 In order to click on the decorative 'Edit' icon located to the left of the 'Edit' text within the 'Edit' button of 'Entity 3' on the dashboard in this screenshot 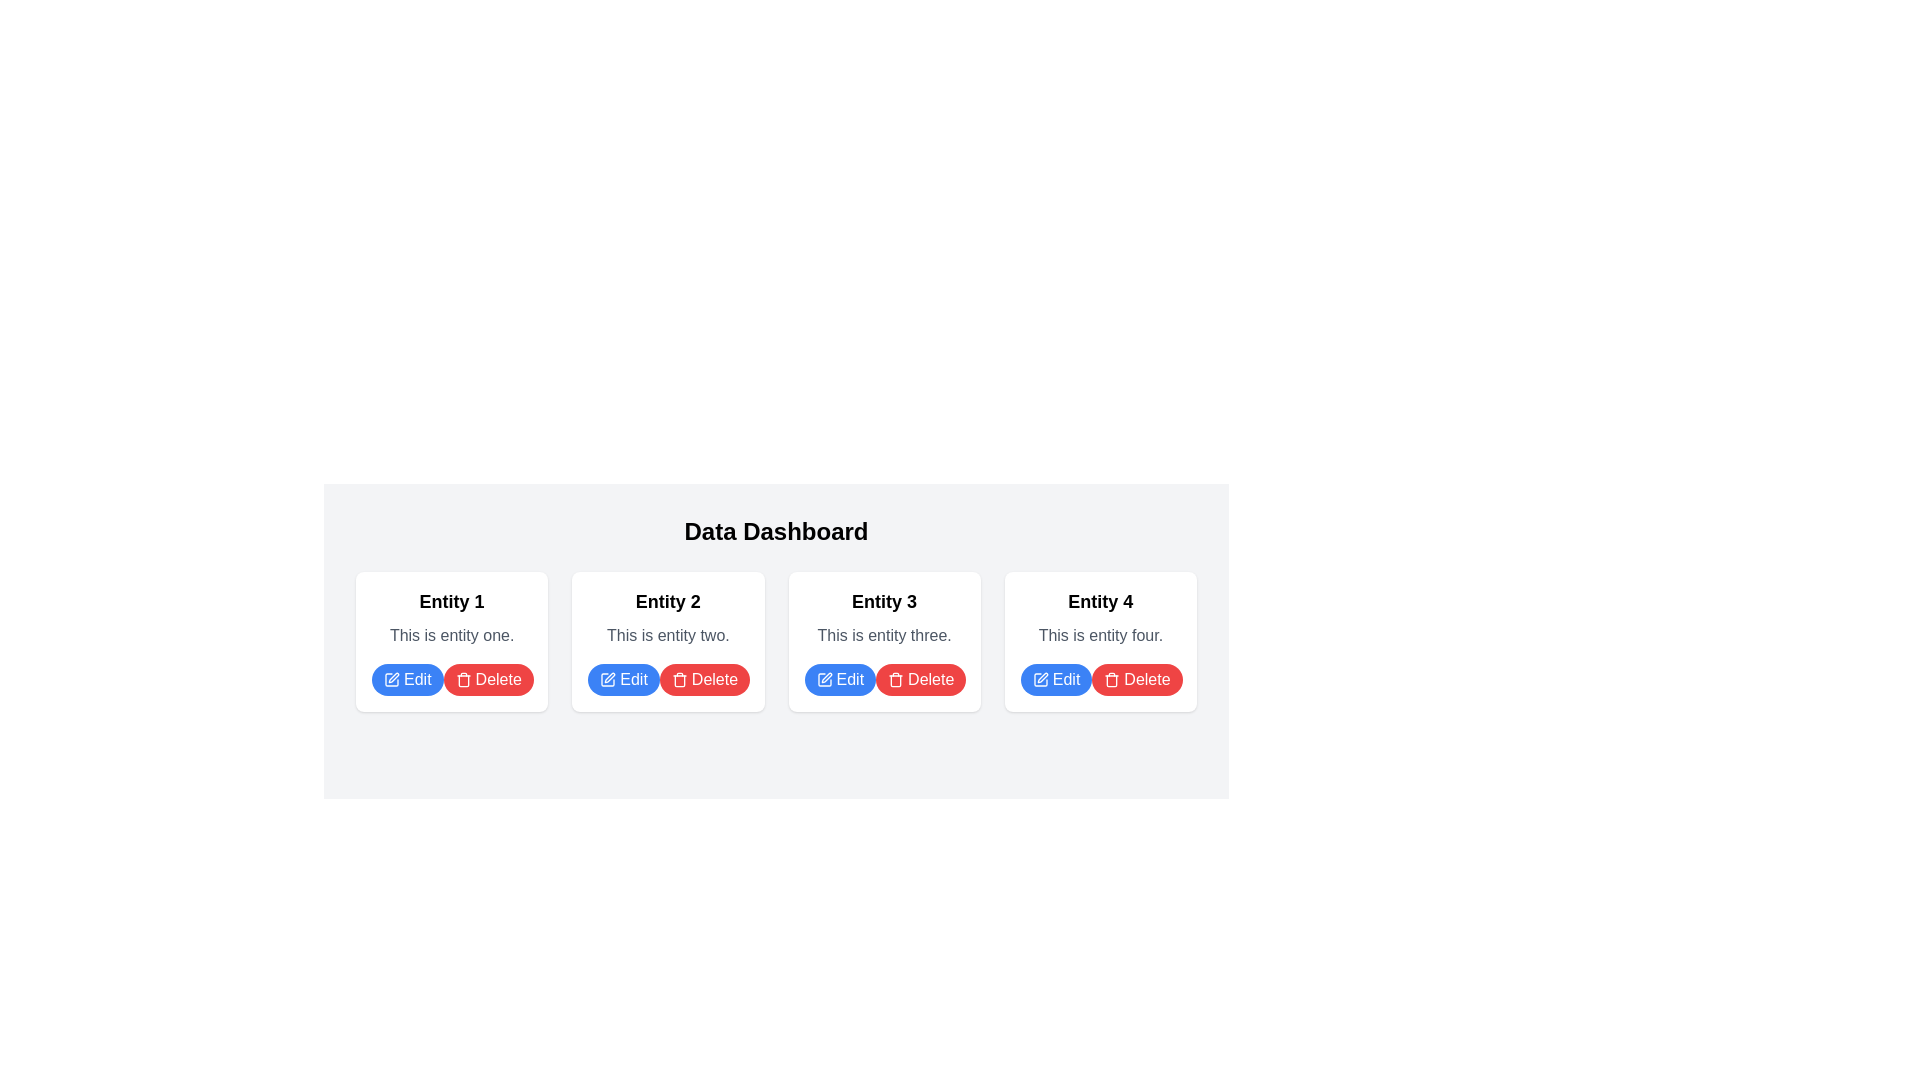, I will do `click(824, 678)`.